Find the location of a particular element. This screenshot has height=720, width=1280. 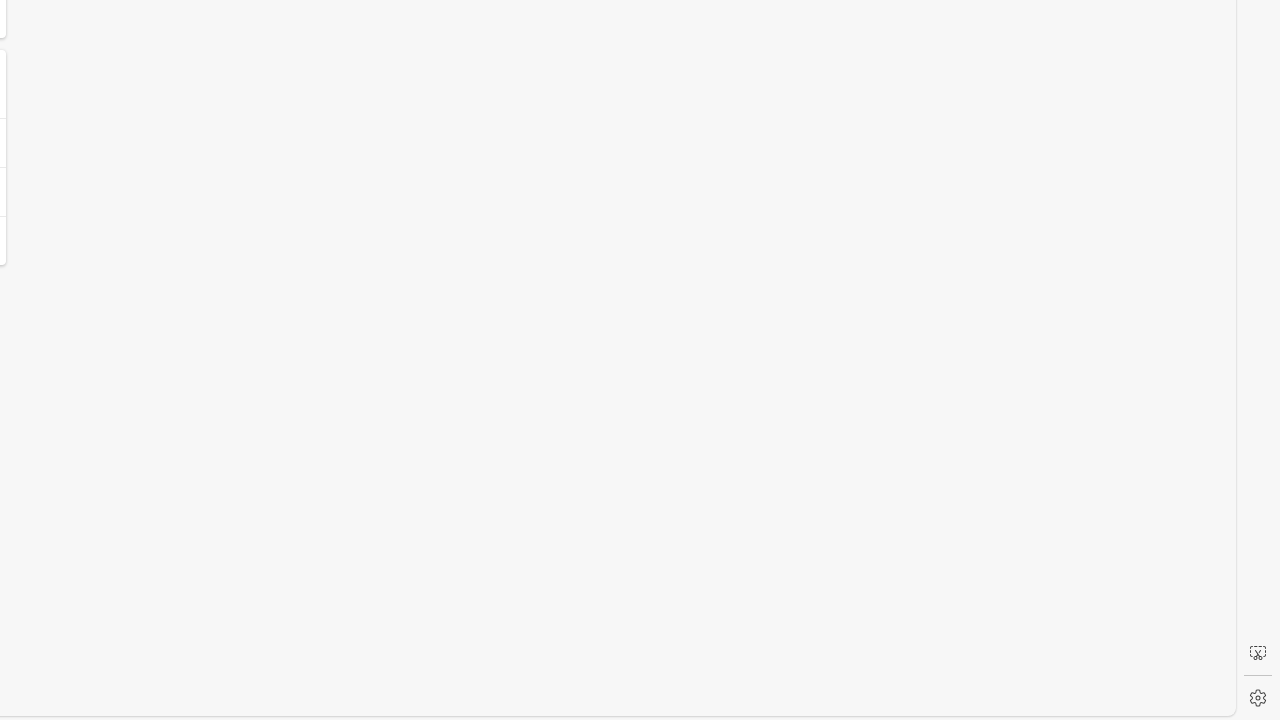

'Settings' is located at coordinates (1256, 696).